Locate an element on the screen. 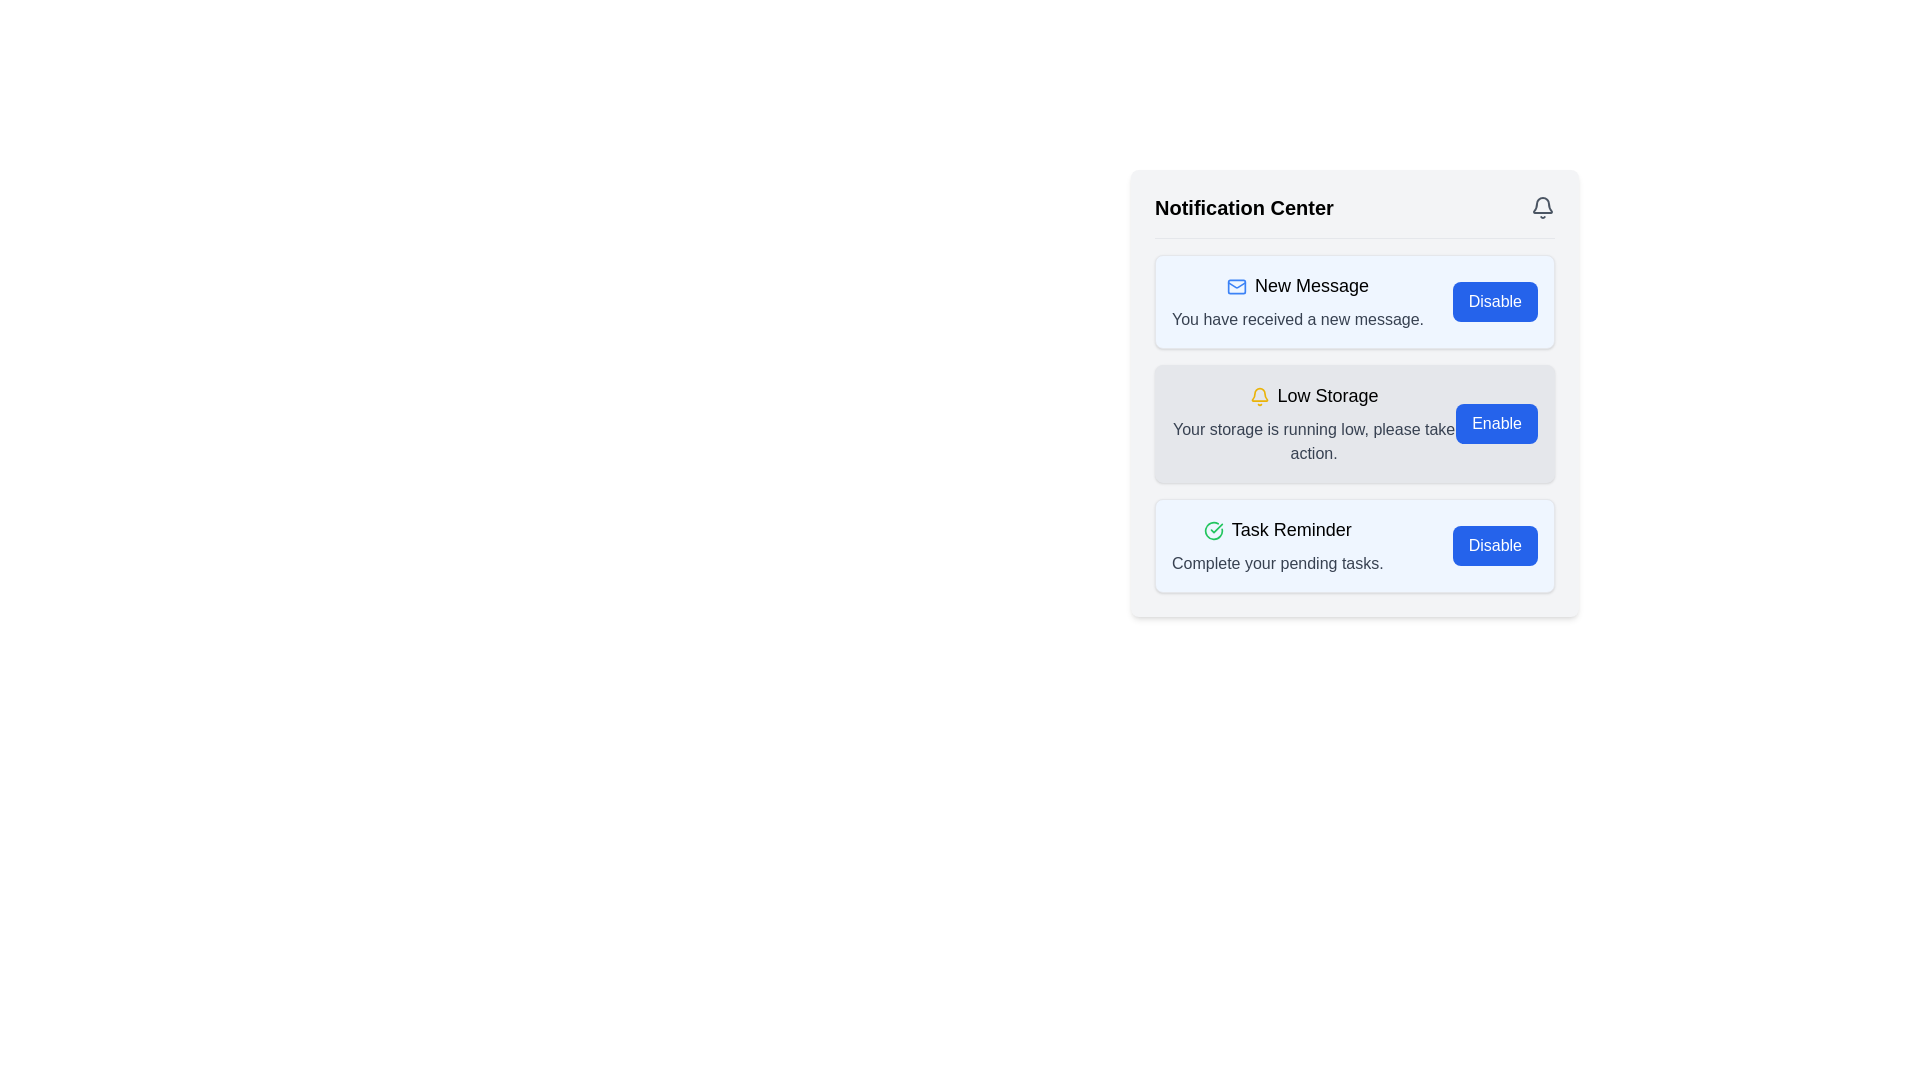 This screenshot has width=1920, height=1080. the 'Disable' button, which is a rectangular button with a blue background and bold white text, located in the top section of a notification-like card to observe hover effects is located at coordinates (1495, 301).